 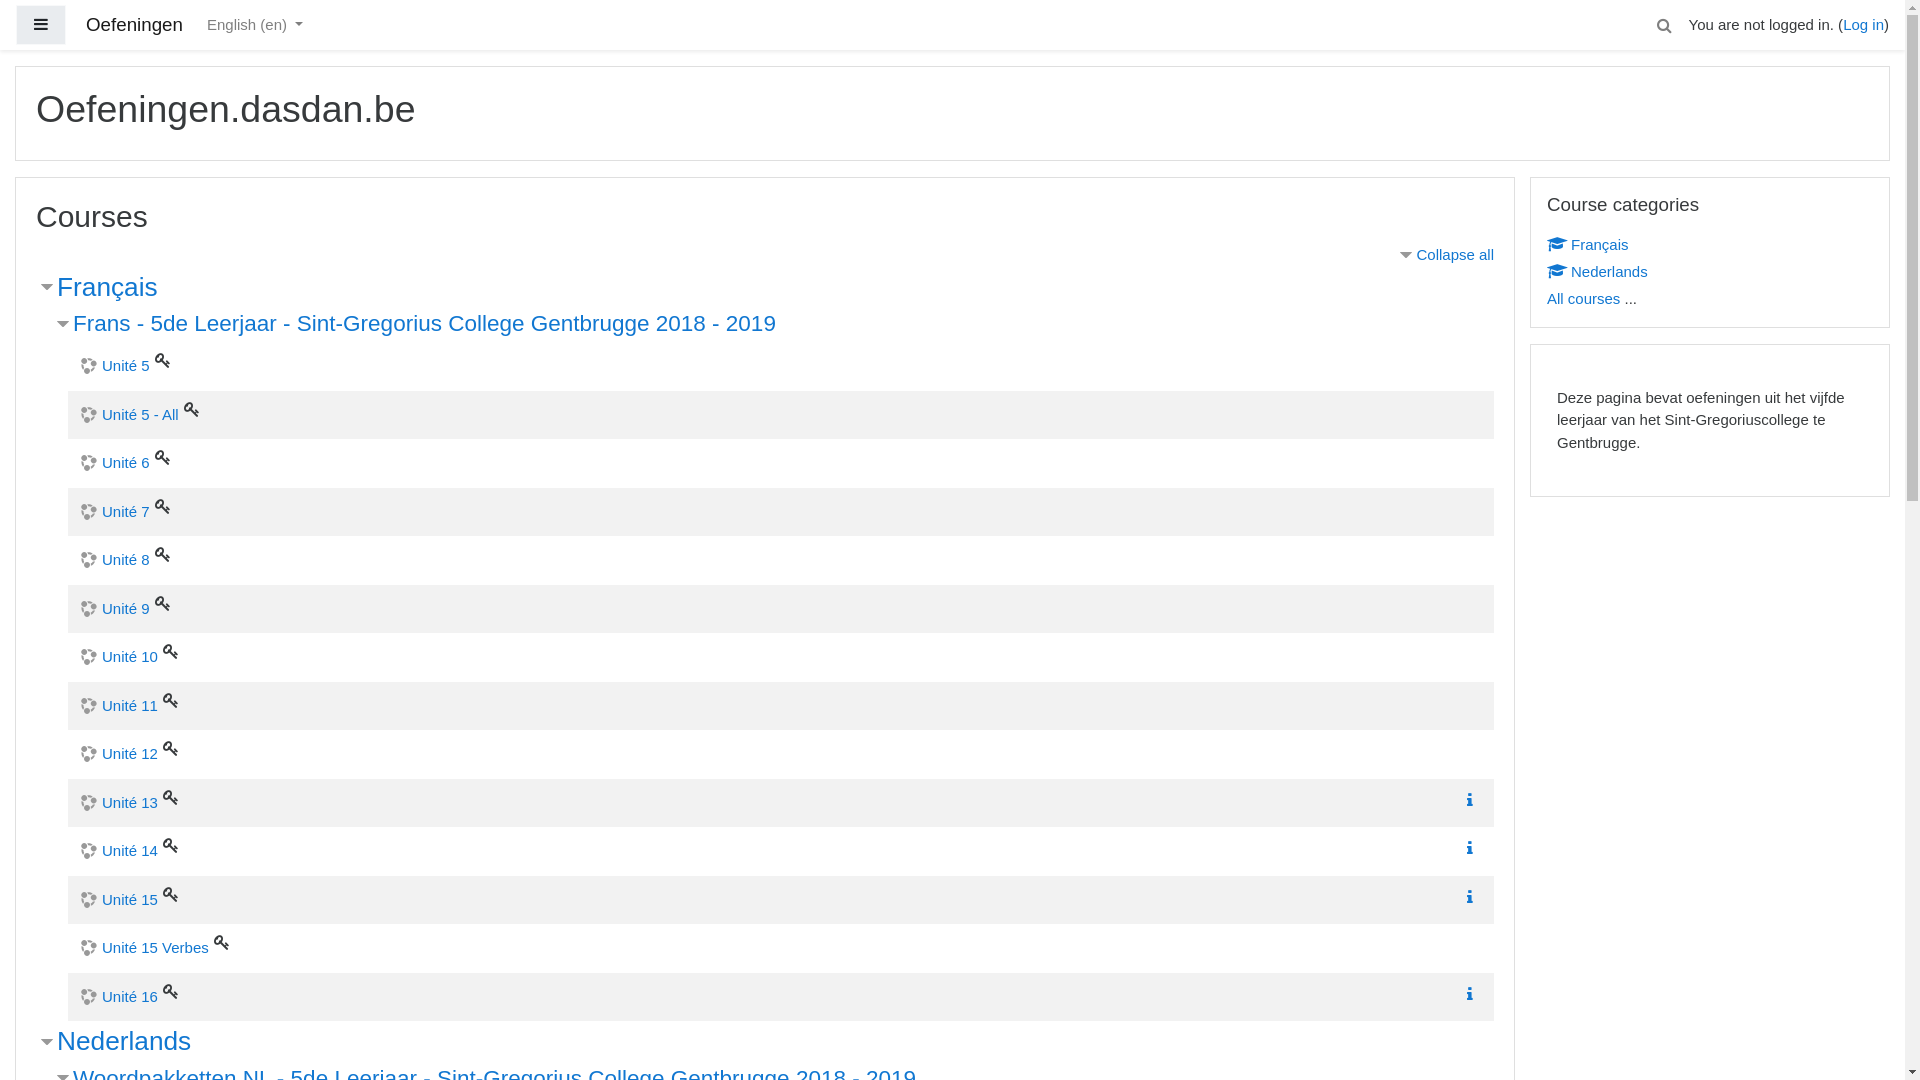 What do you see at coordinates (171, 698) in the screenshot?
I see `'Self enrolment'` at bounding box center [171, 698].